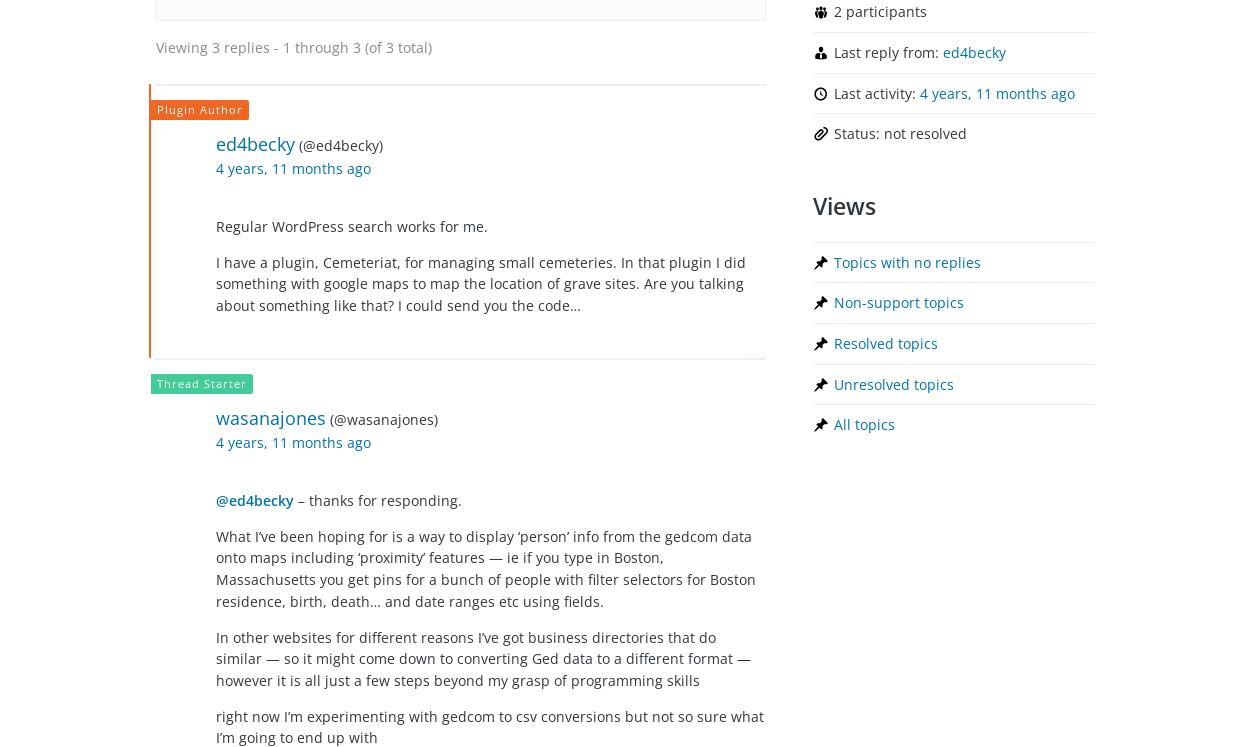 The height and width of the screenshot is (747, 1250). I want to click on 'Non-support topics', so click(898, 301).